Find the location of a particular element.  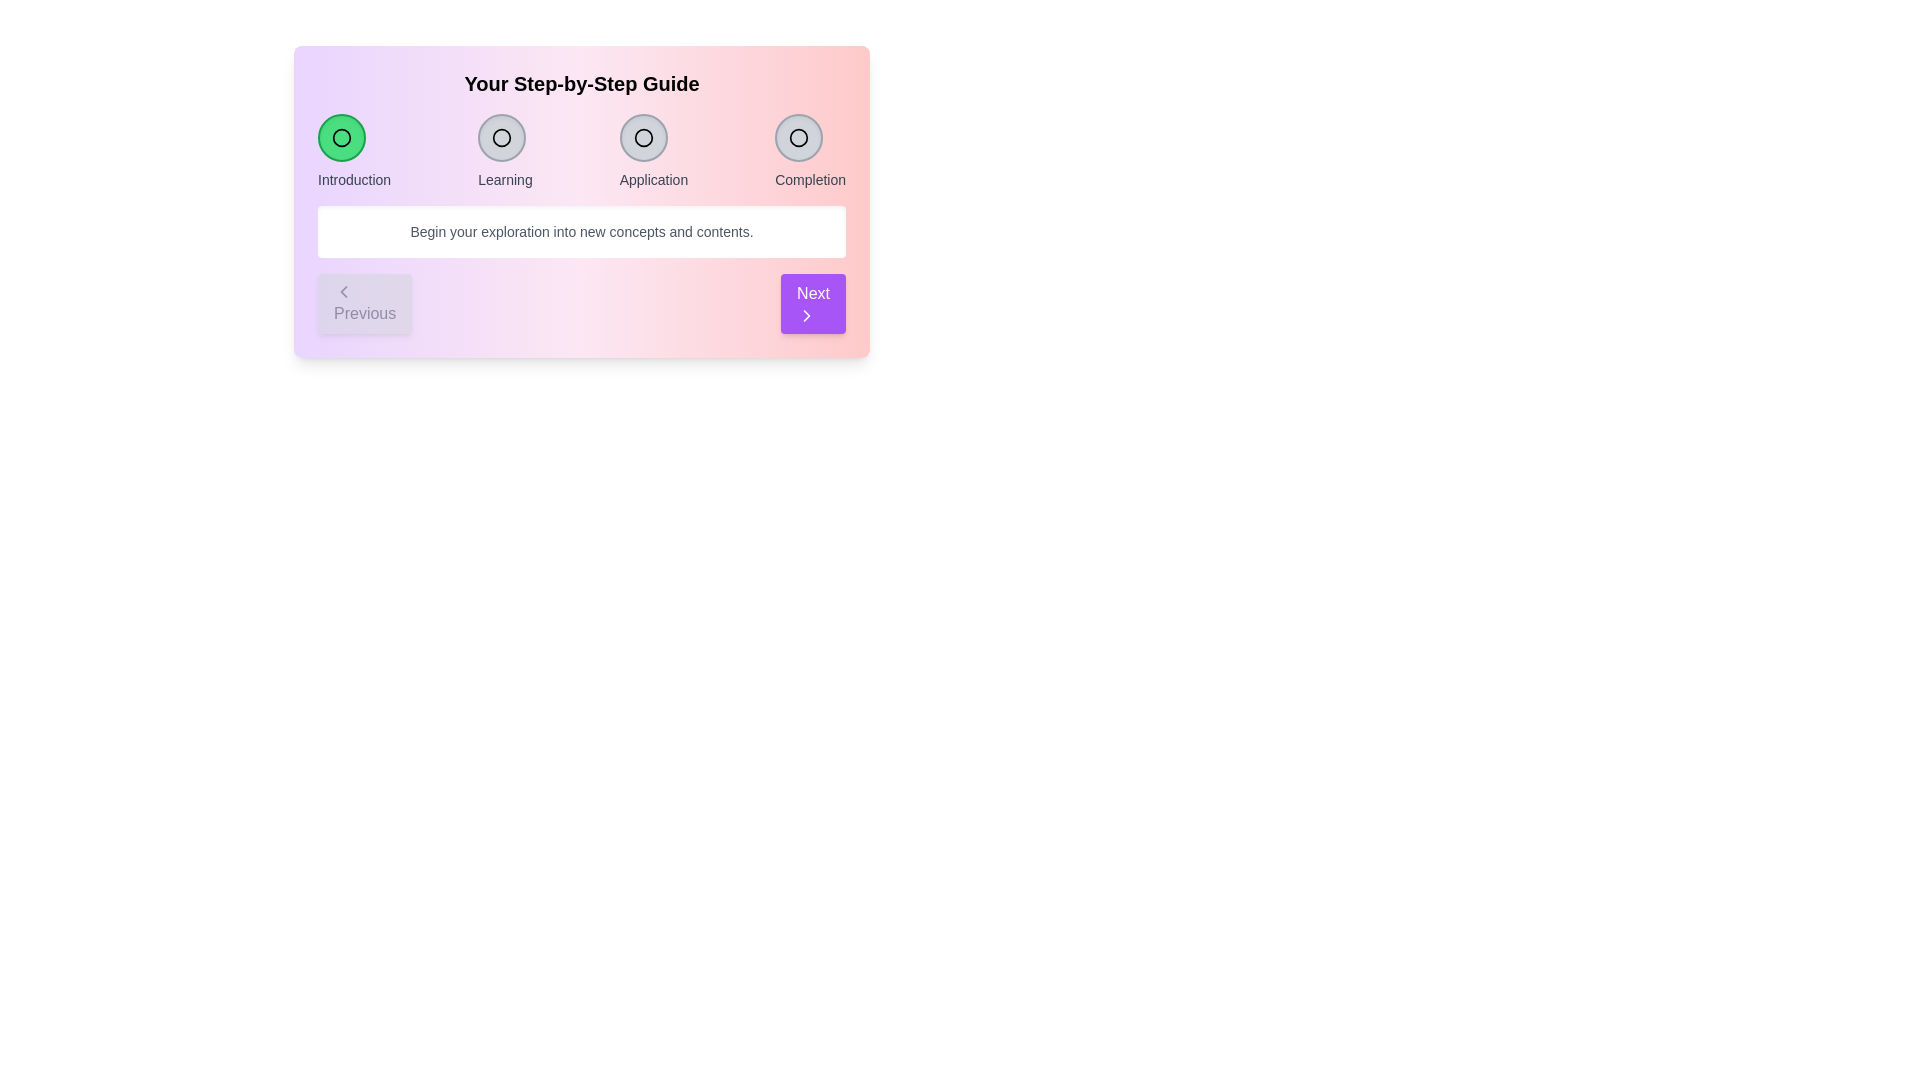

the 'Application' text label displayed in gray below the third circular icon in the step-by-step guide interface is located at coordinates (653, 180).